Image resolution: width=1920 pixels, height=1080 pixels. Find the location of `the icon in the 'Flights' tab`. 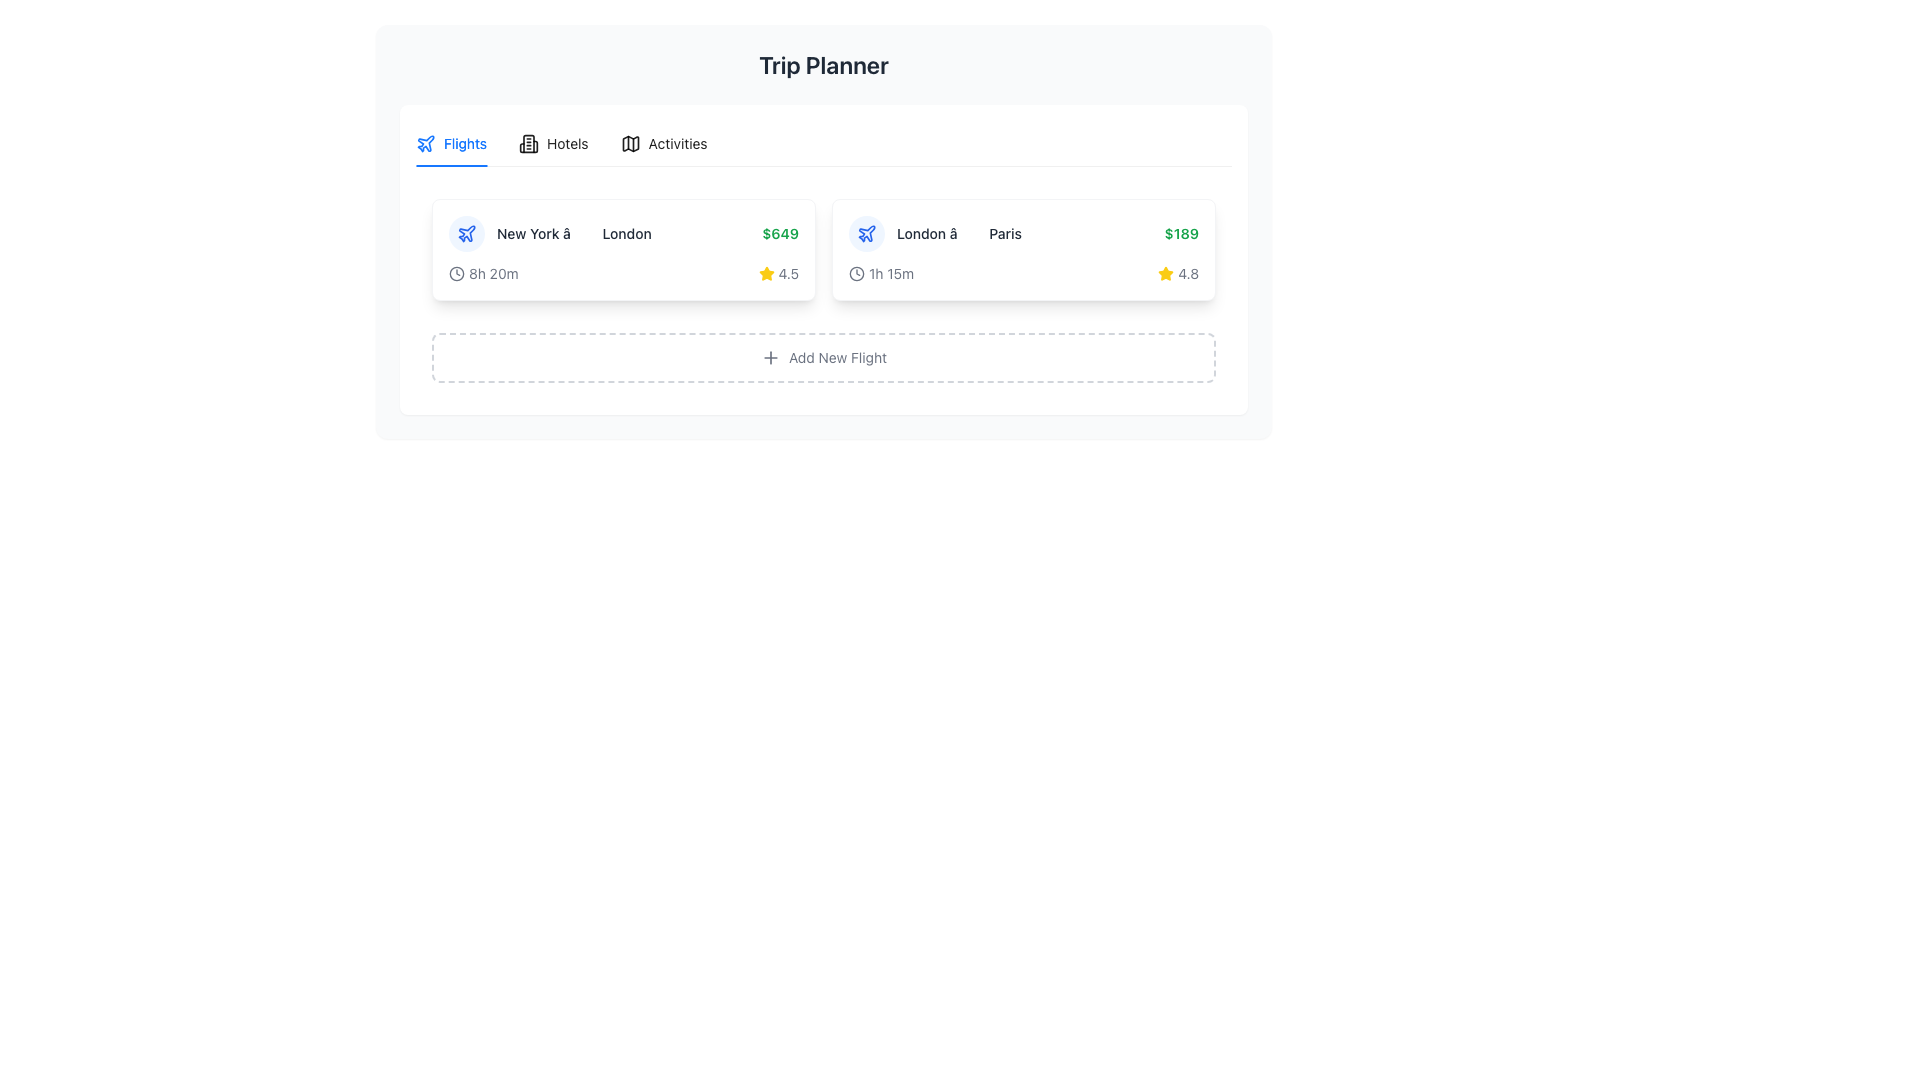

the icon in the 'Flights' tab is located at coordinates (437, 137).